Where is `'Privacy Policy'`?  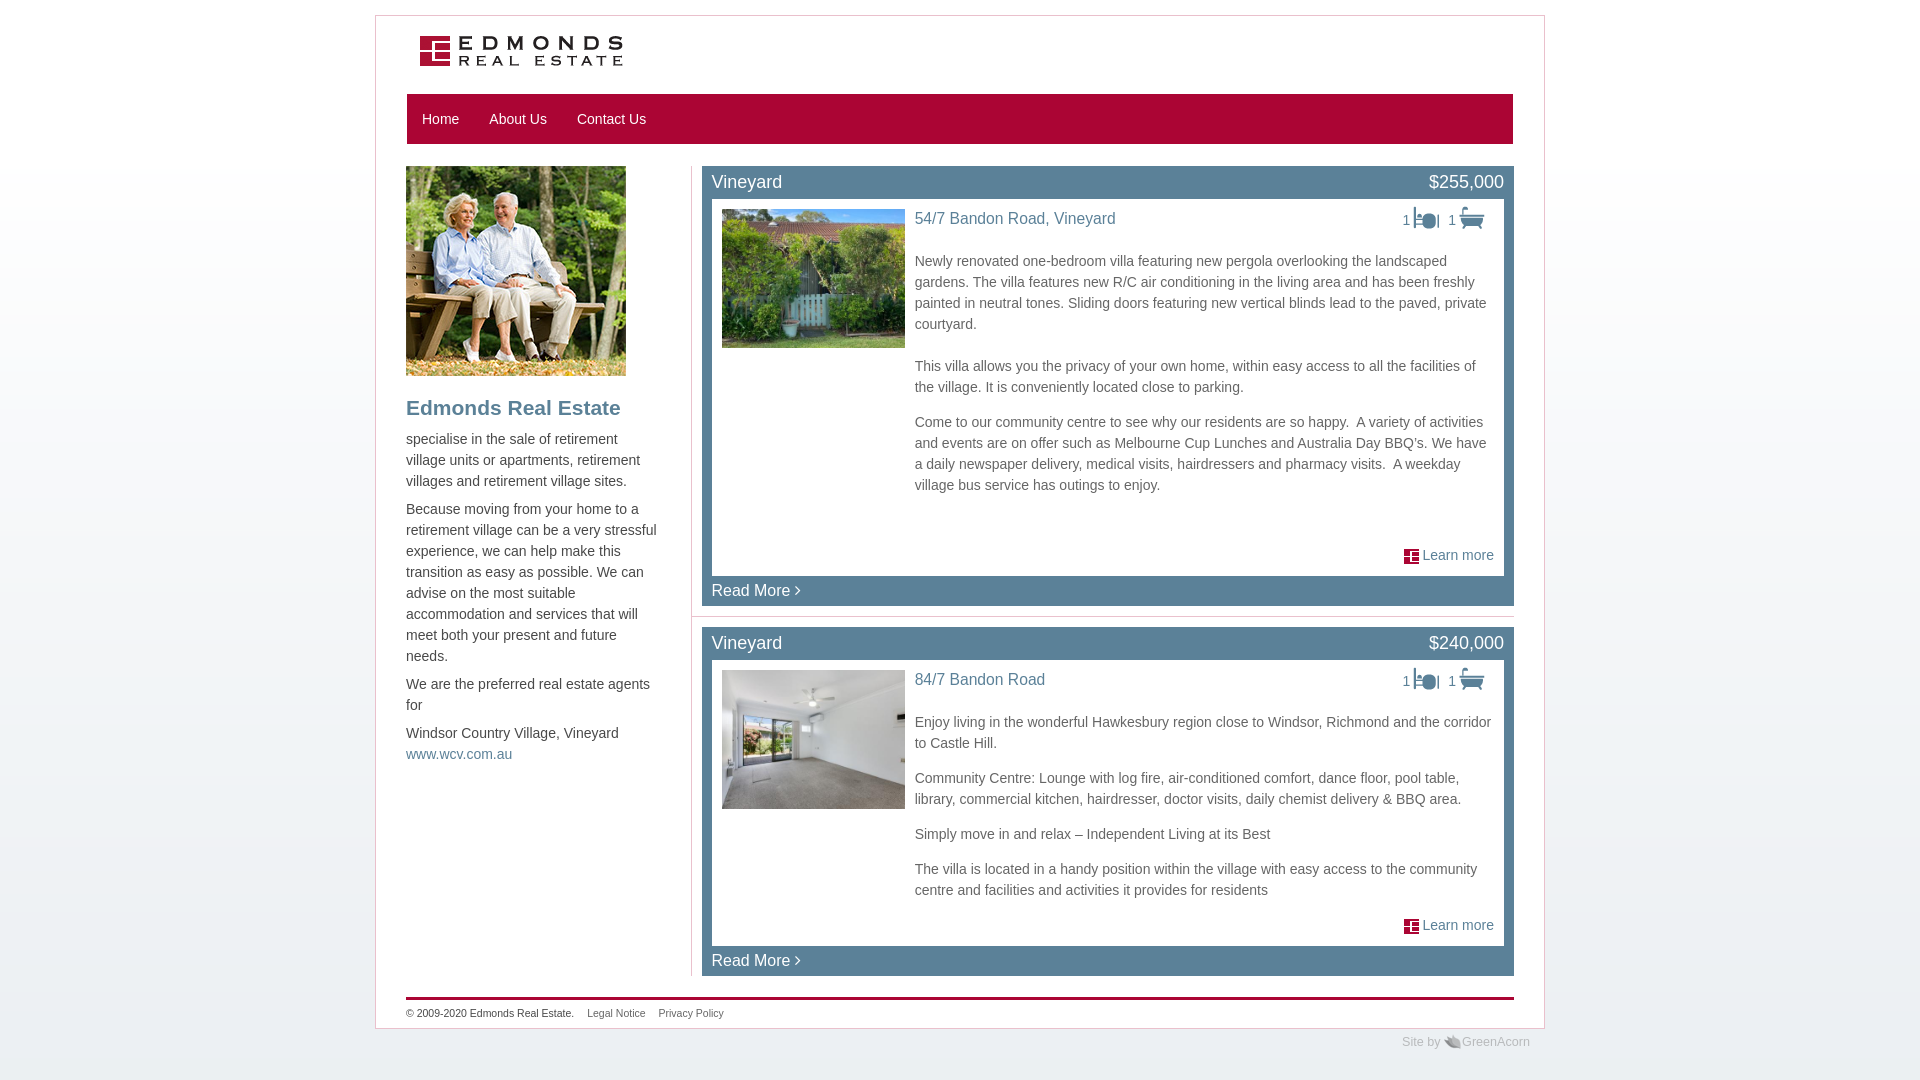
'Privacy Policy' is located at coordinates (690, 1013).